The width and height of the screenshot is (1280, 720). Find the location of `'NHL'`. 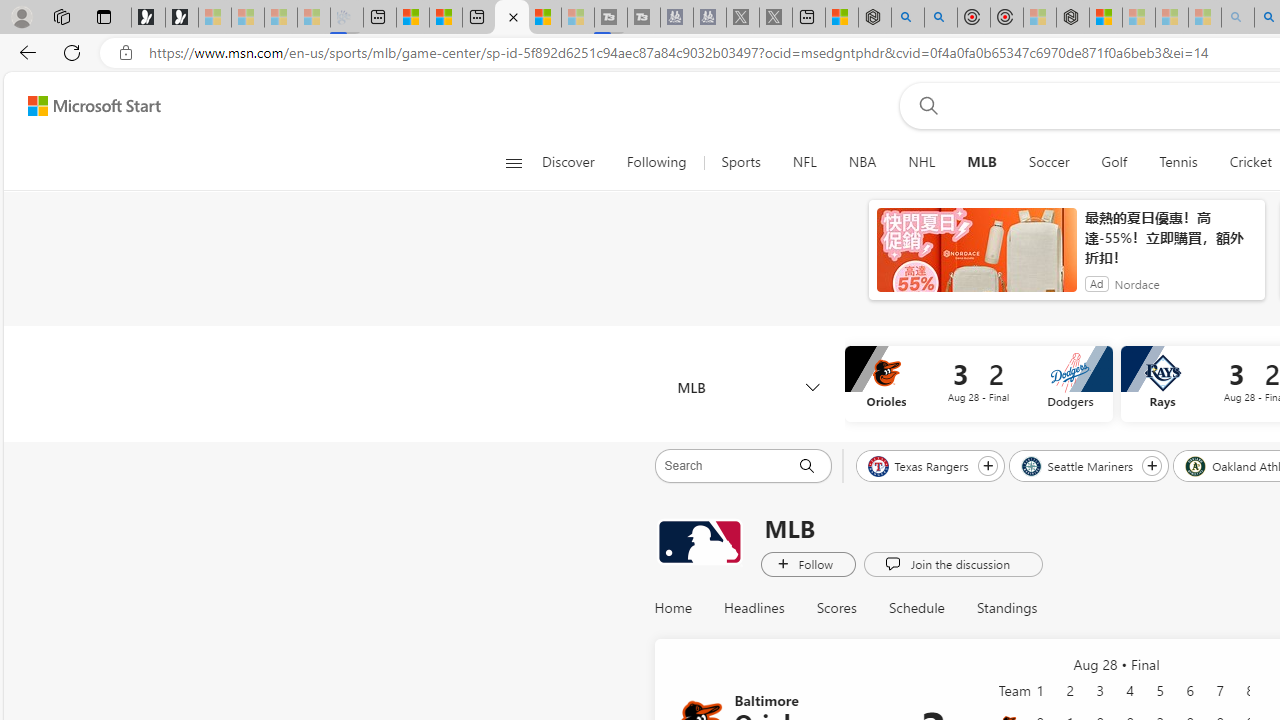

'NHL' is located at coordinates (920, 162).